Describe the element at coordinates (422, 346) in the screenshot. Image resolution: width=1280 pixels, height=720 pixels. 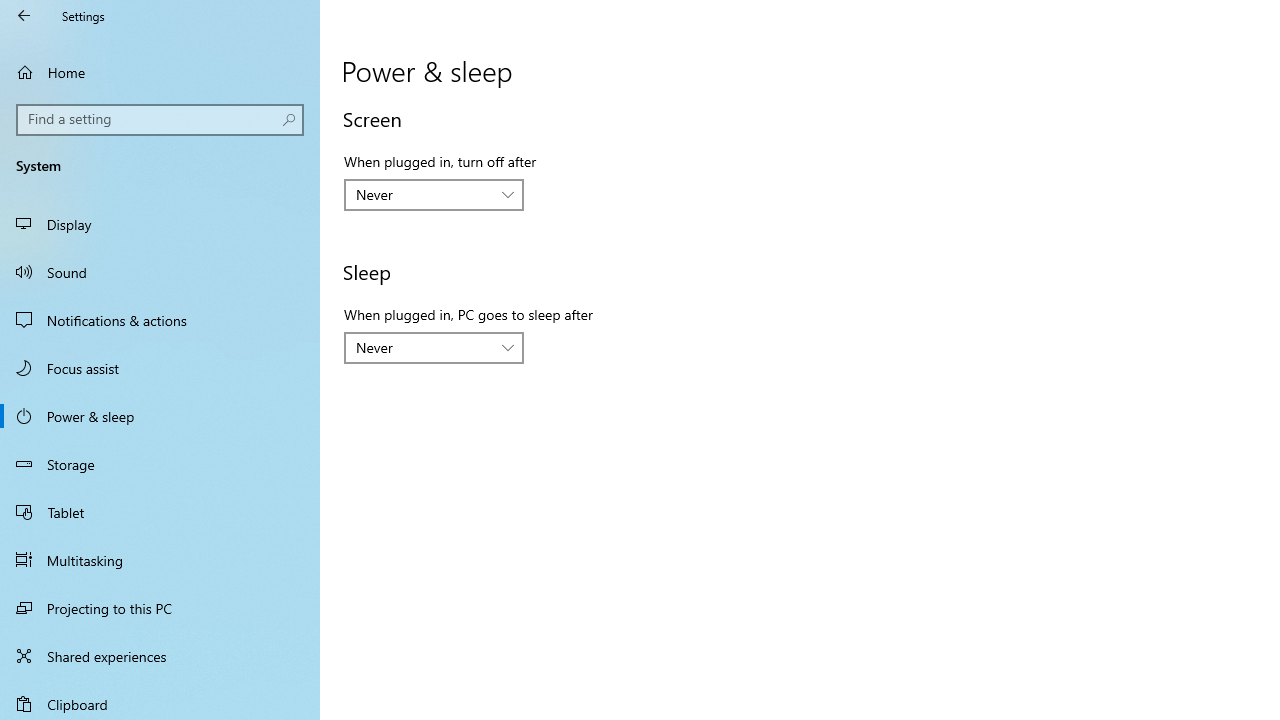
I see `'Never'` at that location.